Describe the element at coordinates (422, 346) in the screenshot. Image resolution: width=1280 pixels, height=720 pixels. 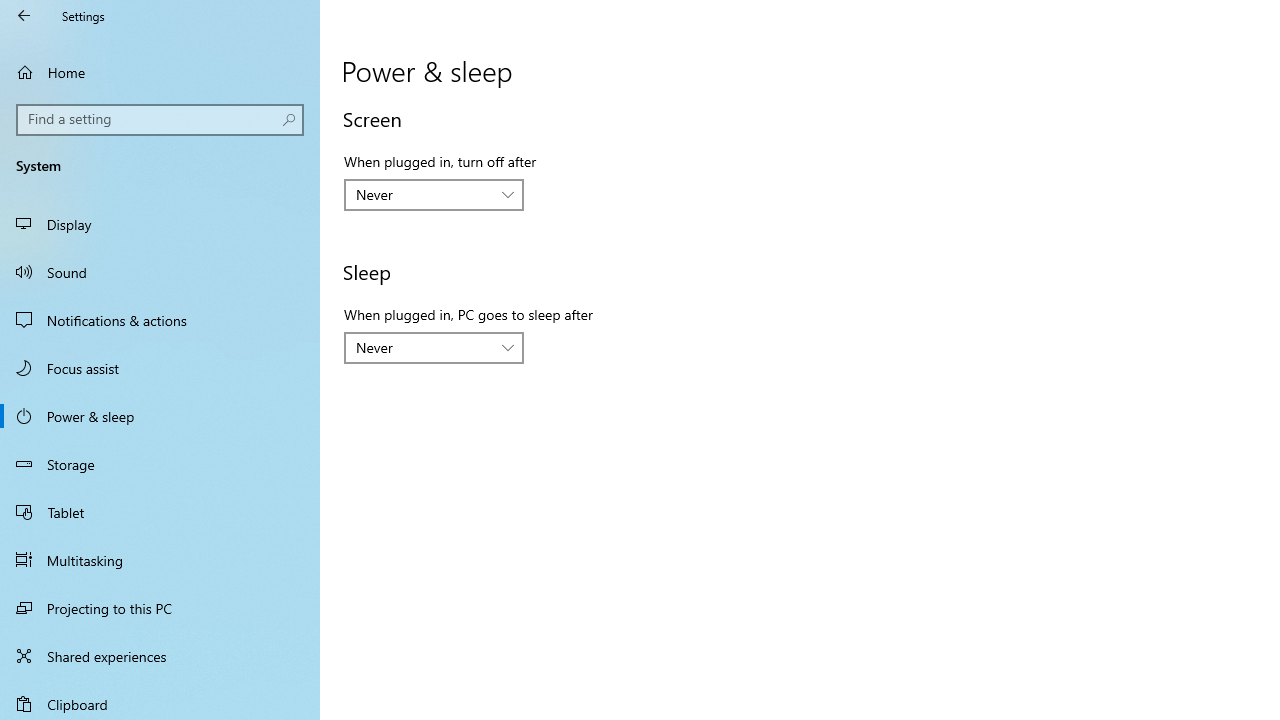
I see `'Never'` at that location.